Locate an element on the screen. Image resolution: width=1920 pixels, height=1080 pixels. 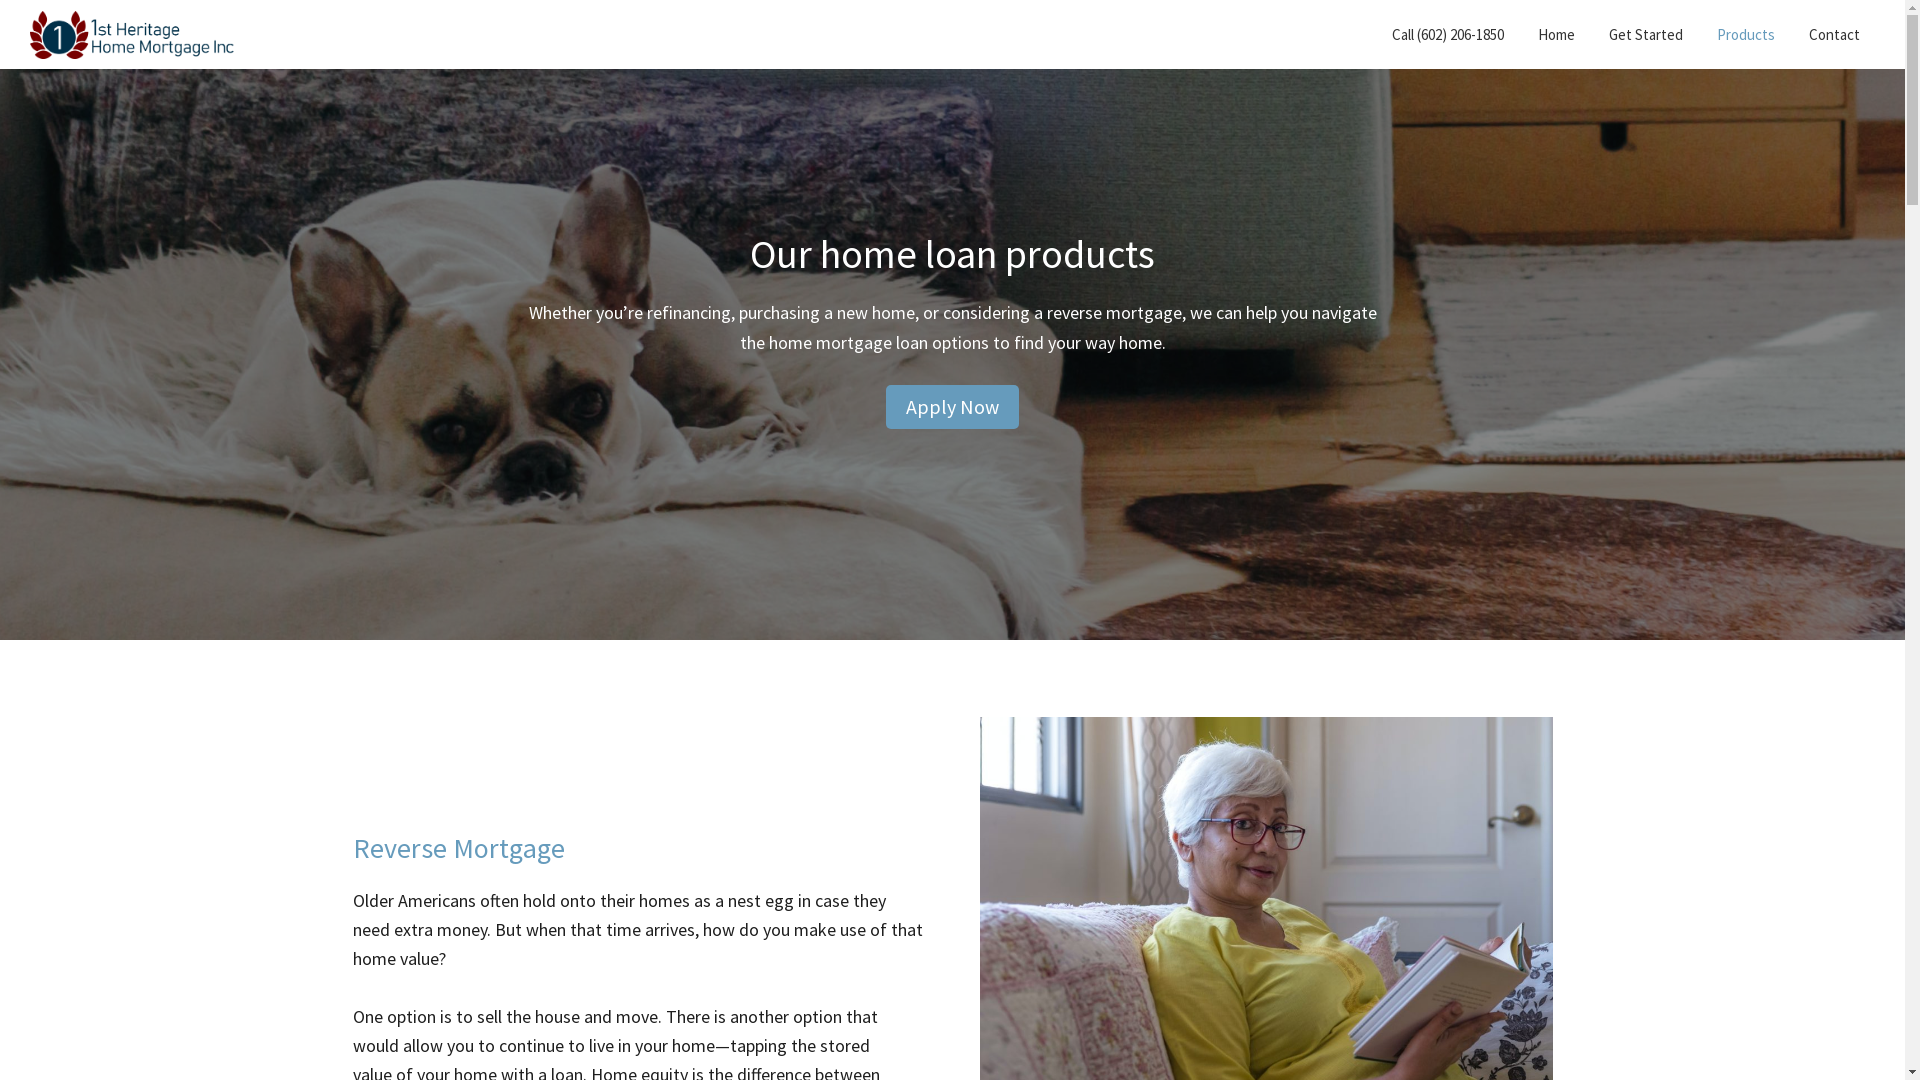
'Home' is located at coordinates (1555, 34).